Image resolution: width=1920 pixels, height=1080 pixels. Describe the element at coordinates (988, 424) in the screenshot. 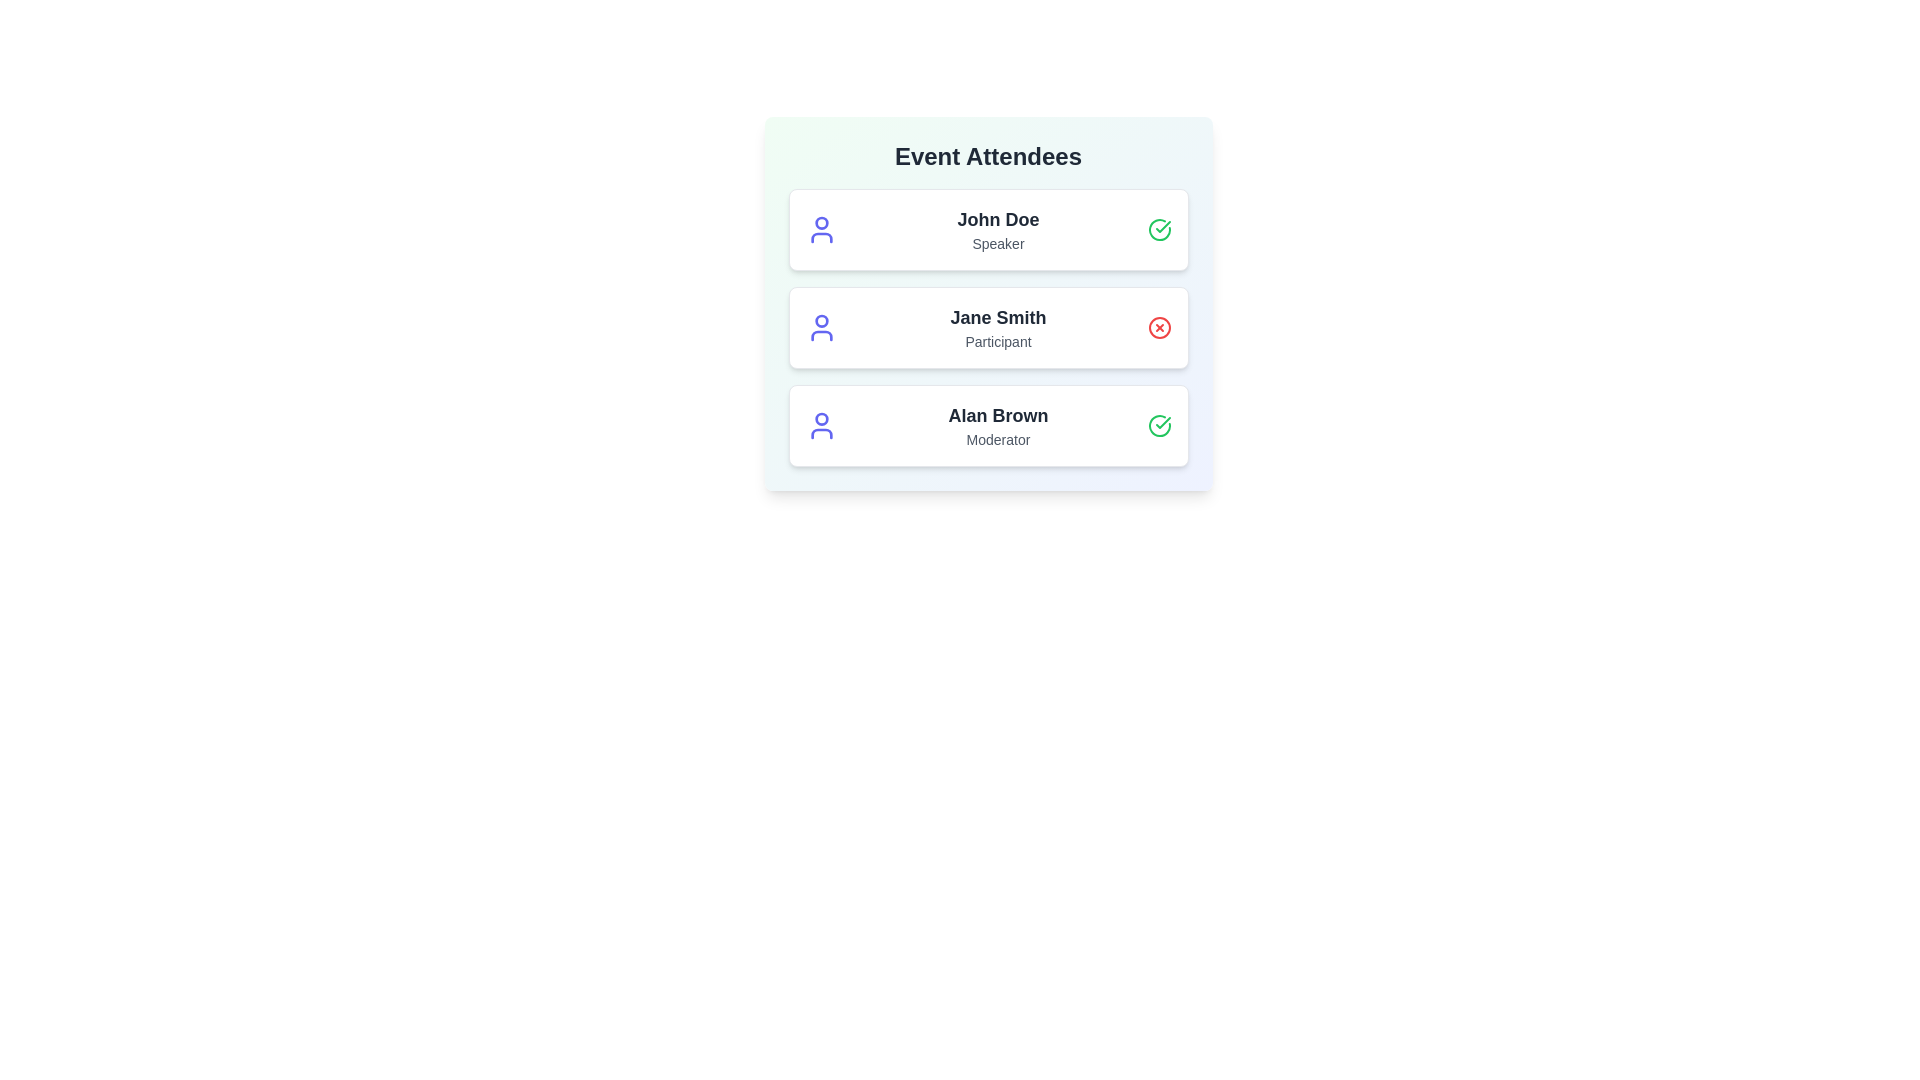

I see `the attendee card for Alan Brown` at that location.